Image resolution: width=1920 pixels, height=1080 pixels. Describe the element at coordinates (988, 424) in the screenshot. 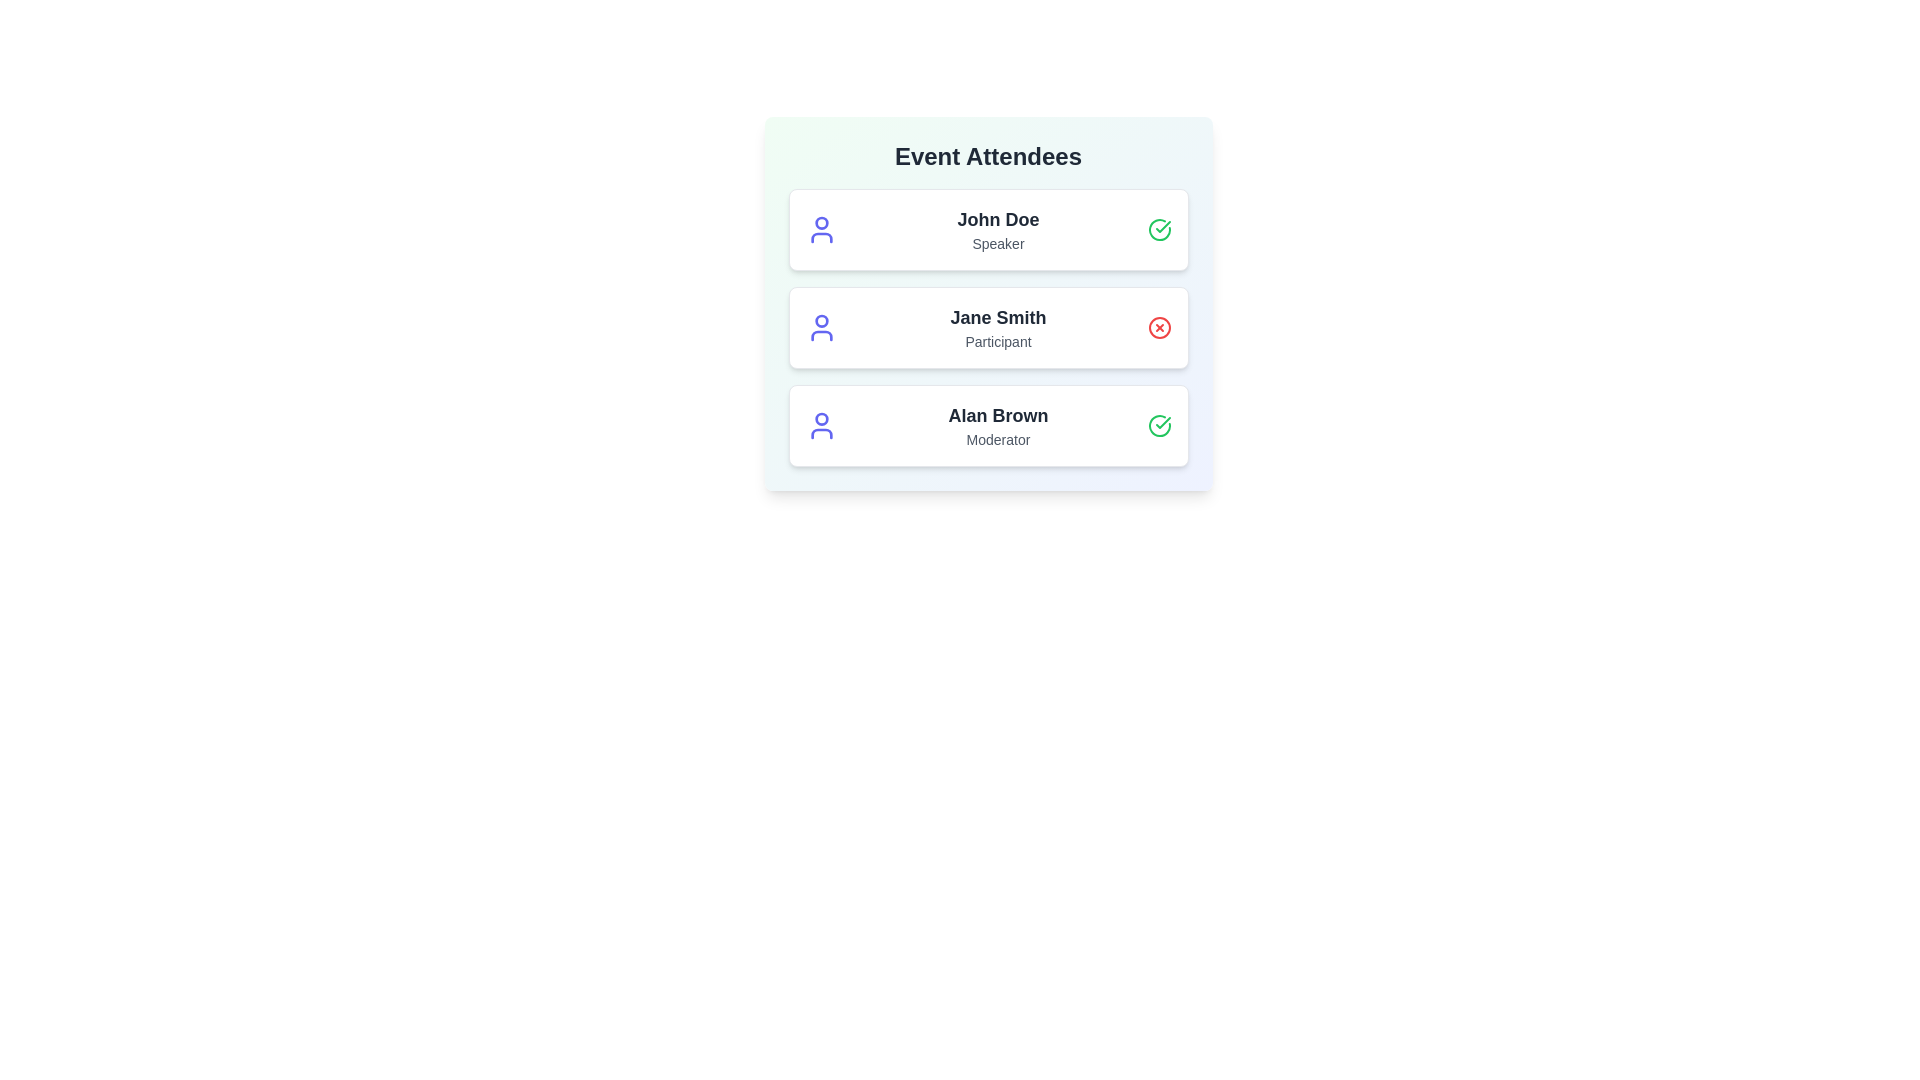

I see `the attendee card for Alan Brown` at that location.